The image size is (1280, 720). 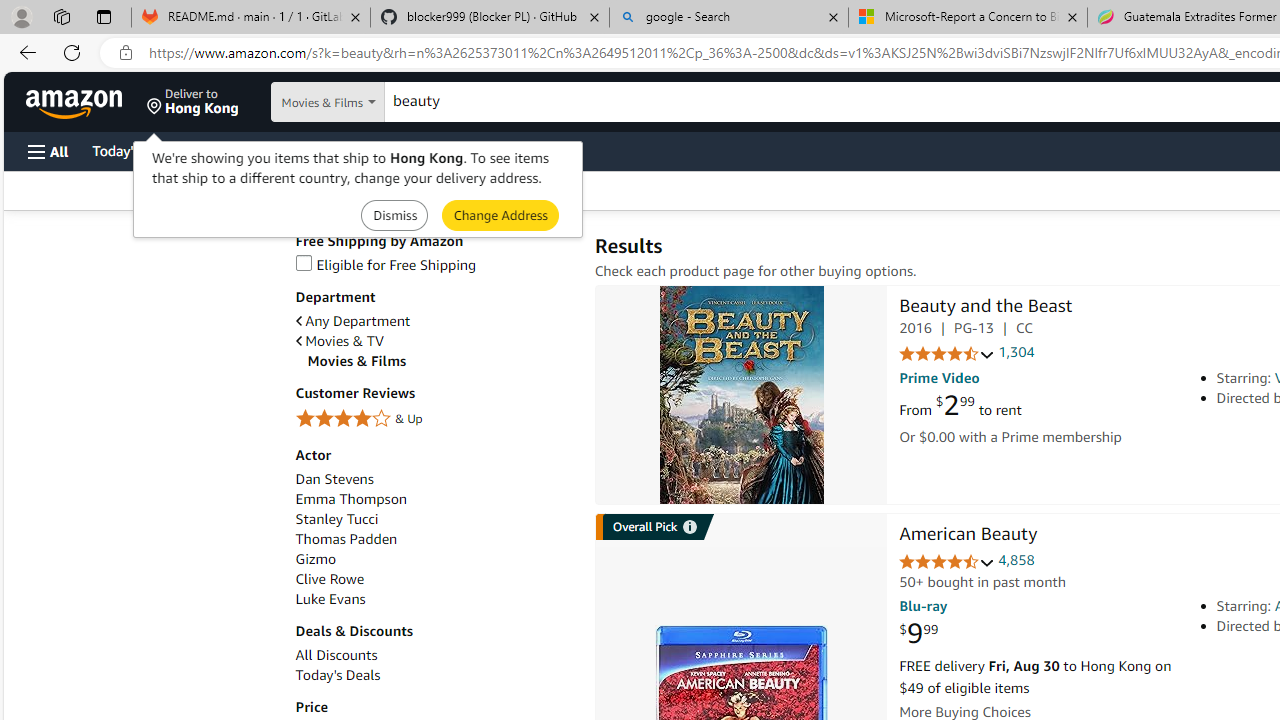 What do you see at coordinates (350, 498) in the screenshot?
I see `'Emma Thompson'` at bounding box center [350, 498].